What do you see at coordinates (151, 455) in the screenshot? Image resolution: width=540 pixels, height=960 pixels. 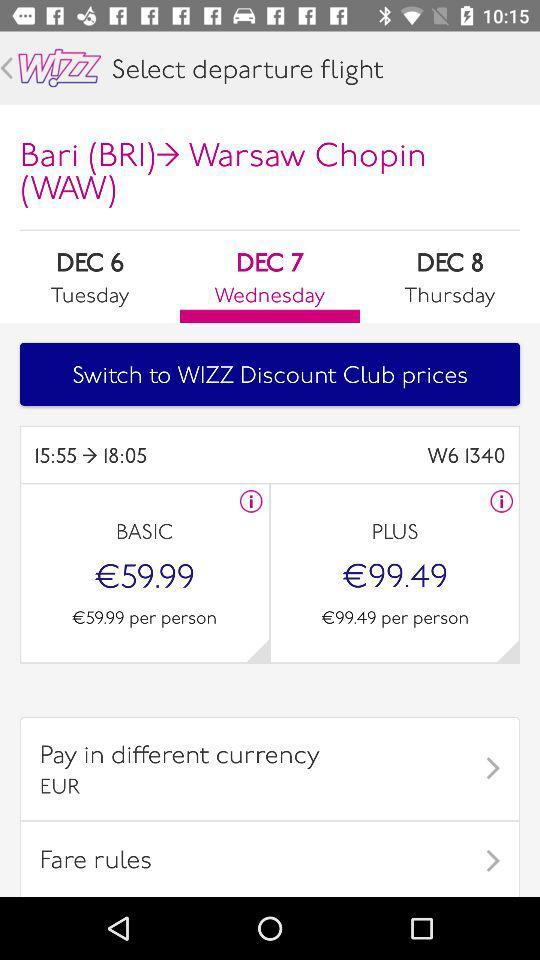 I see `icon next to w6 1340 item` at bounding box center [151, 455].